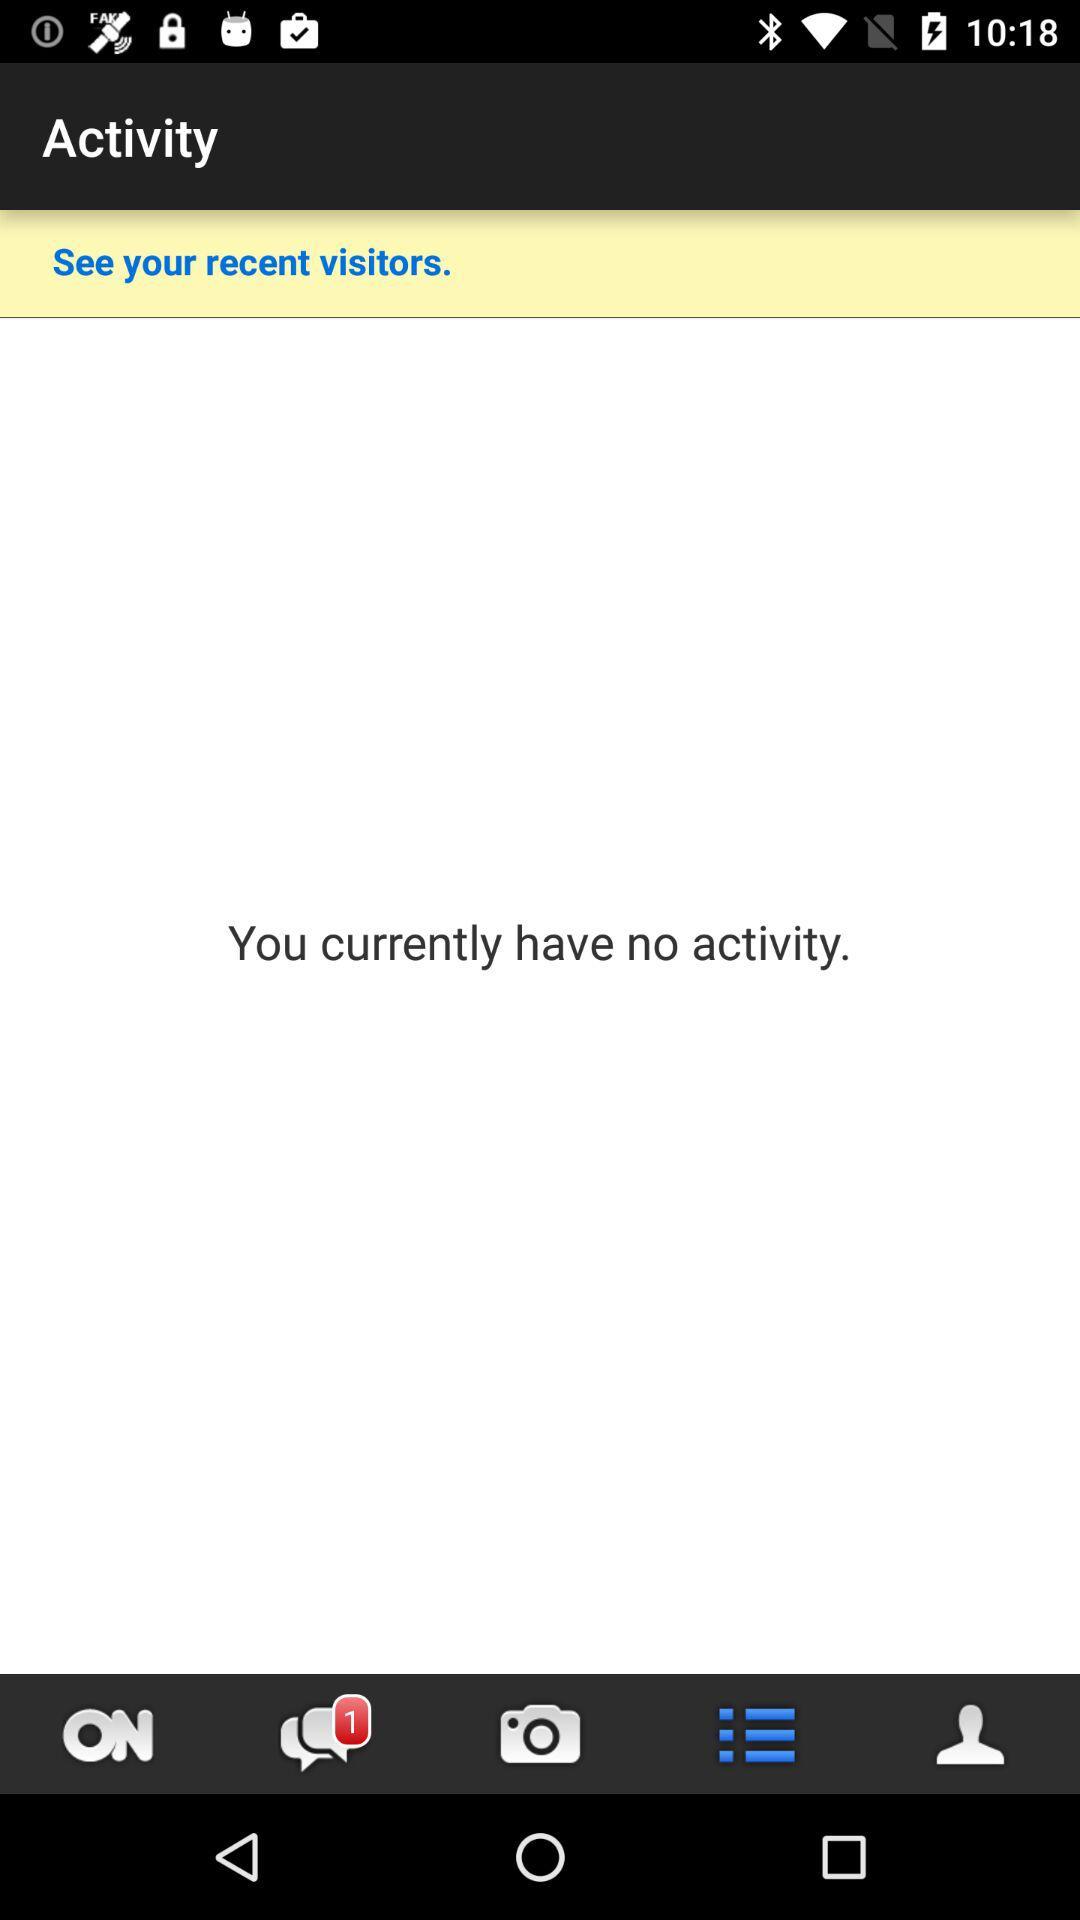 This screenshot has width=1080, height=1920. I want to click on app above the you currently have, so click(540, 316).